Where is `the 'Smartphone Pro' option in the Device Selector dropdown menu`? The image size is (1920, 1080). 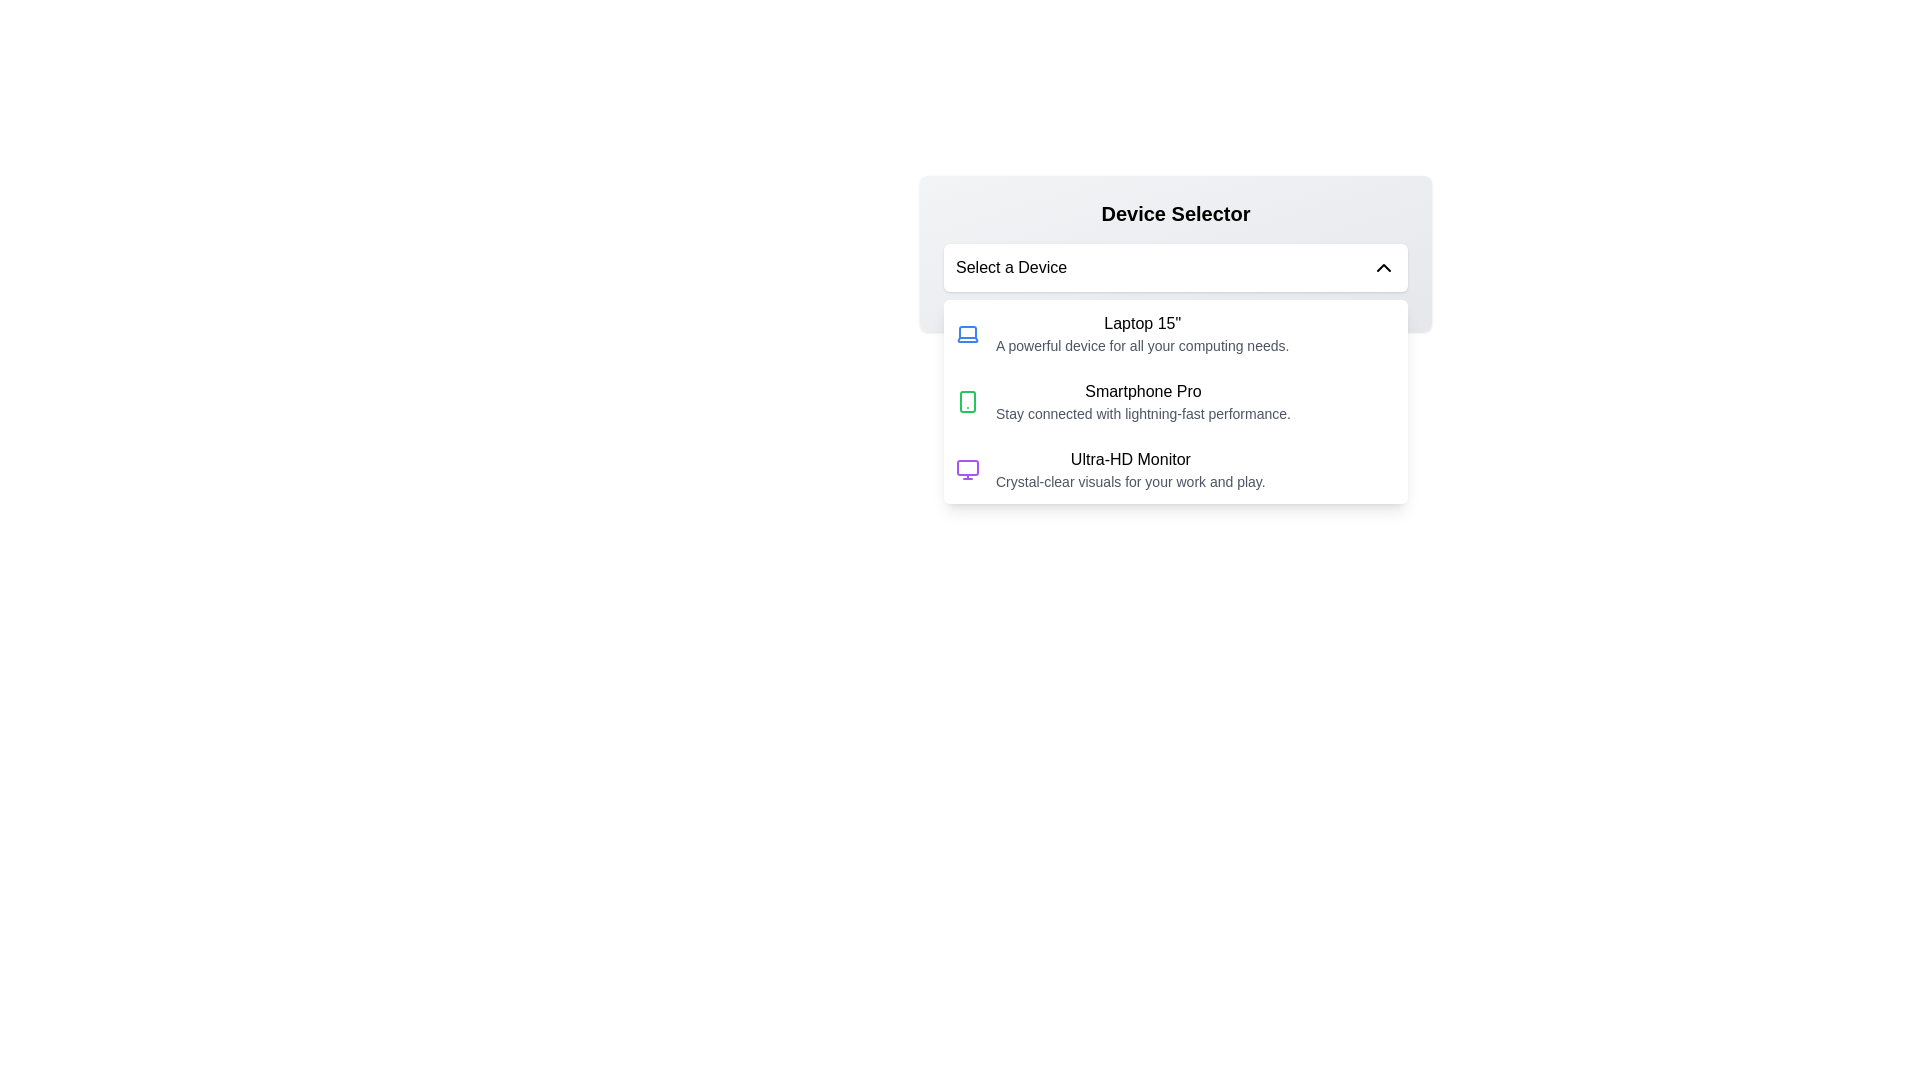
the 'Smartphone Pro' option in the Device Selector dropdown menu is located at coordinates (1143, 401).